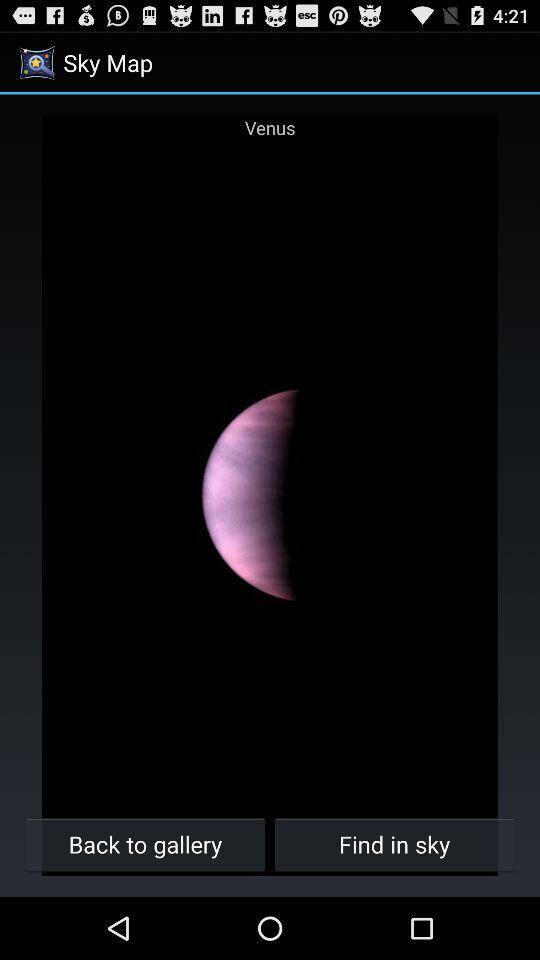 Image resolution: width=540 pixels, height=960 pixels. What do you see at coordinates (144, 843) in the screenshot?
I see `icon to the left of the find in sky item` at bounding box center [144, 843].